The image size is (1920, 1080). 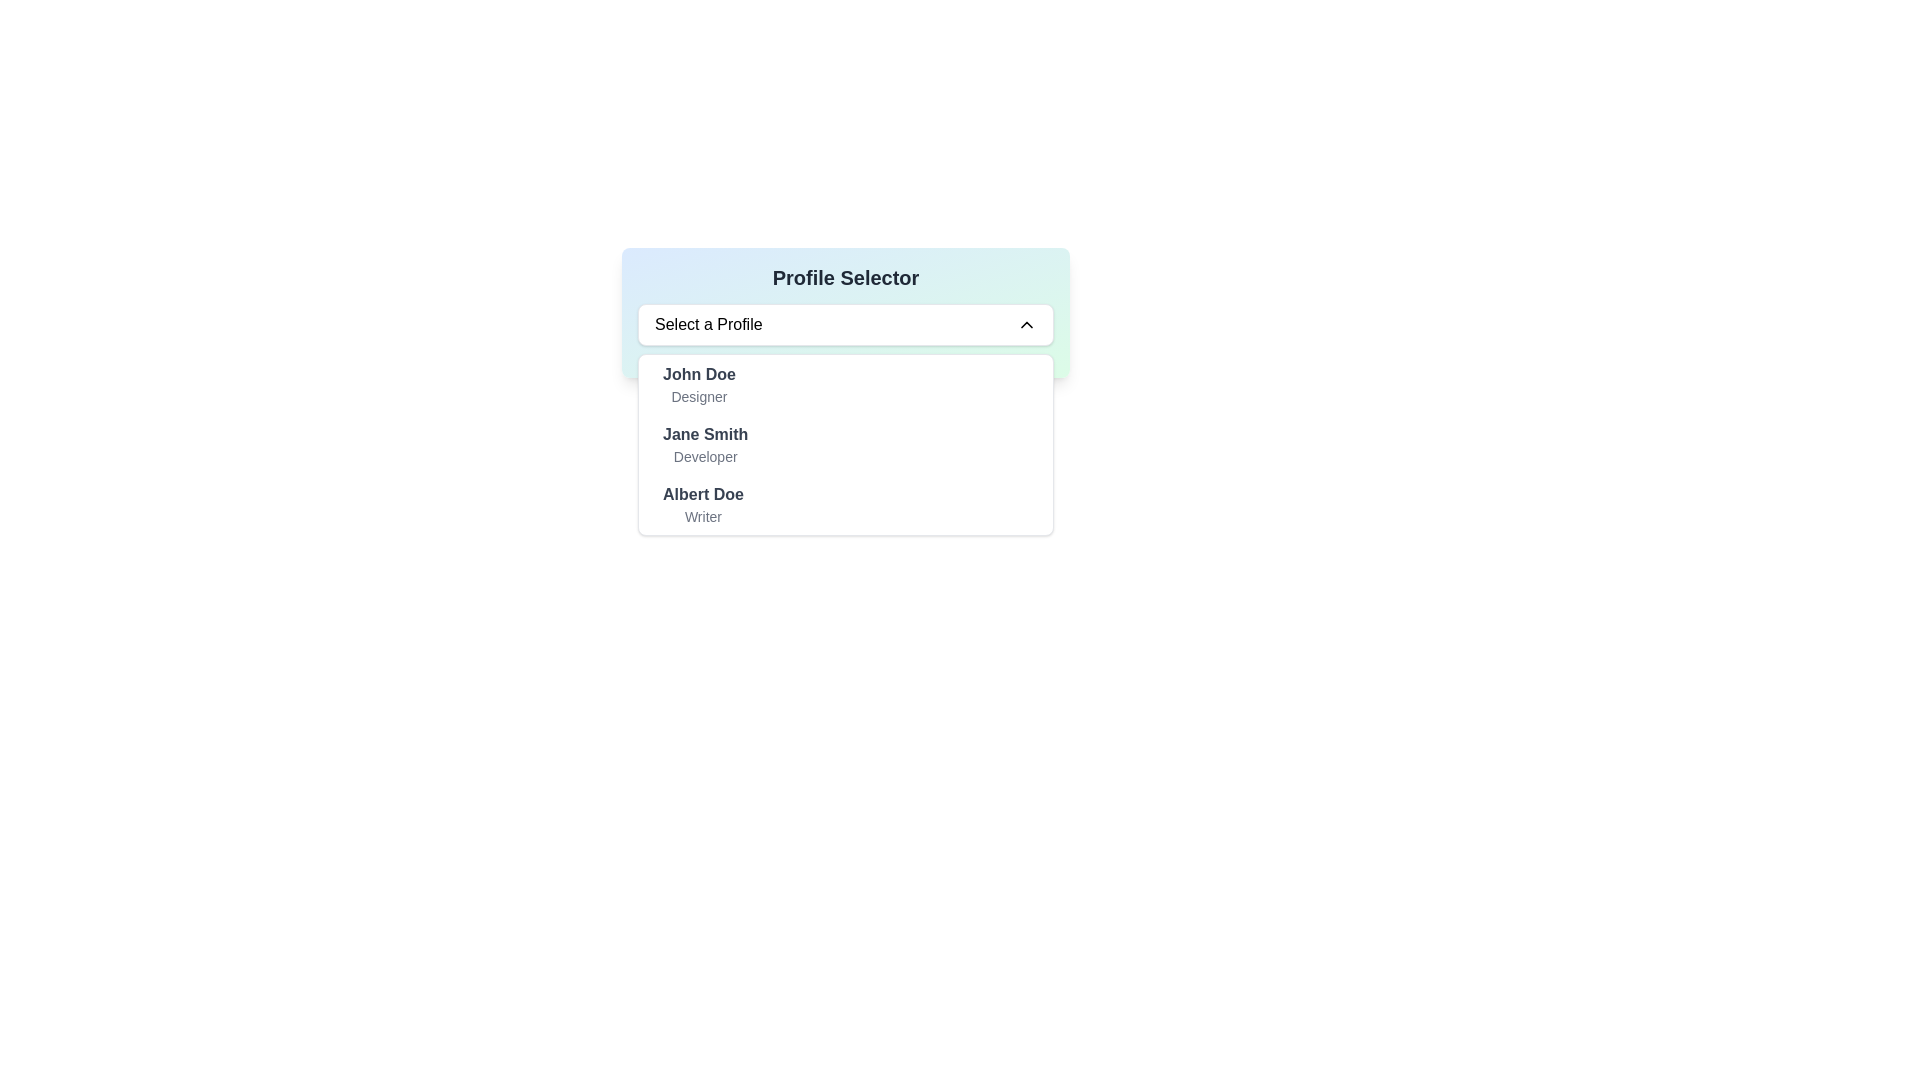 What do you see at coordinates (1027, 323) in the screenshot?
I see `the toggle icon located at the rightmost position inside the 'Select a Profile' dropdown menu, which allows the user to close the dropdown or collapse the profile selection list` at bounding box center [1027, 323].